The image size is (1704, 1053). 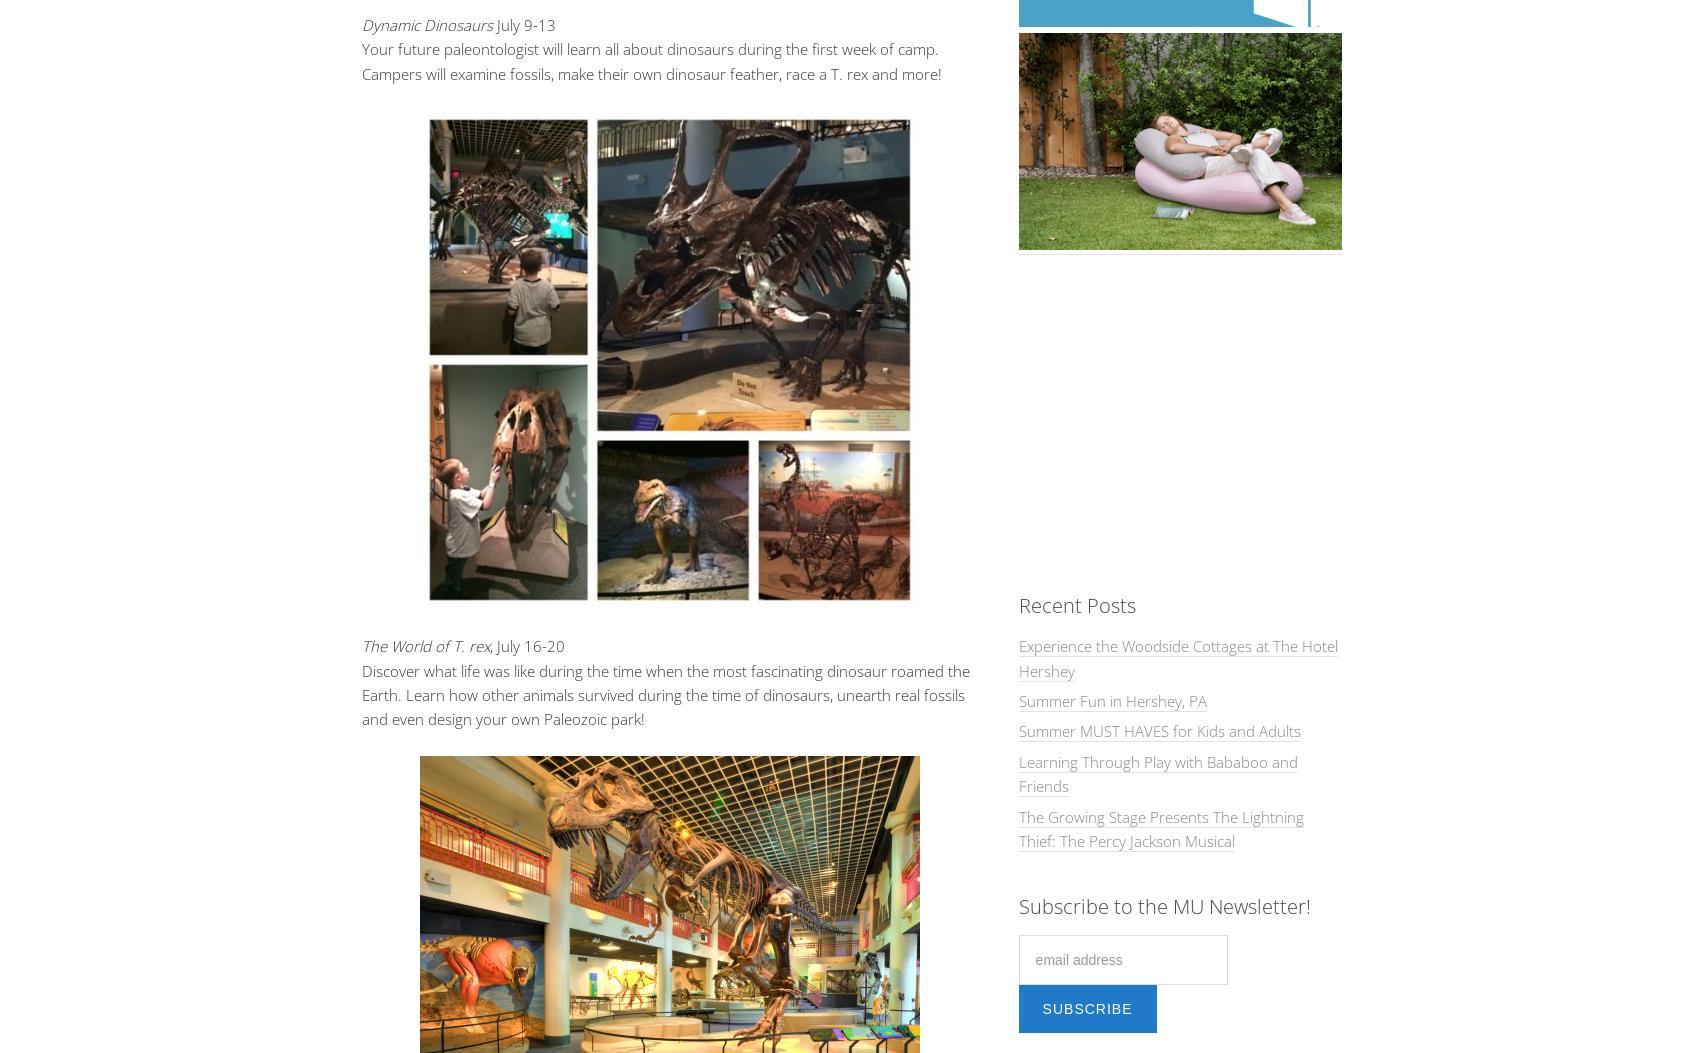 What do you see at coordinates (1156, 773) in the screenshot?
I see `'Learning Through Play with Bababoo and Friends'` at bounding box center [1156, 773].